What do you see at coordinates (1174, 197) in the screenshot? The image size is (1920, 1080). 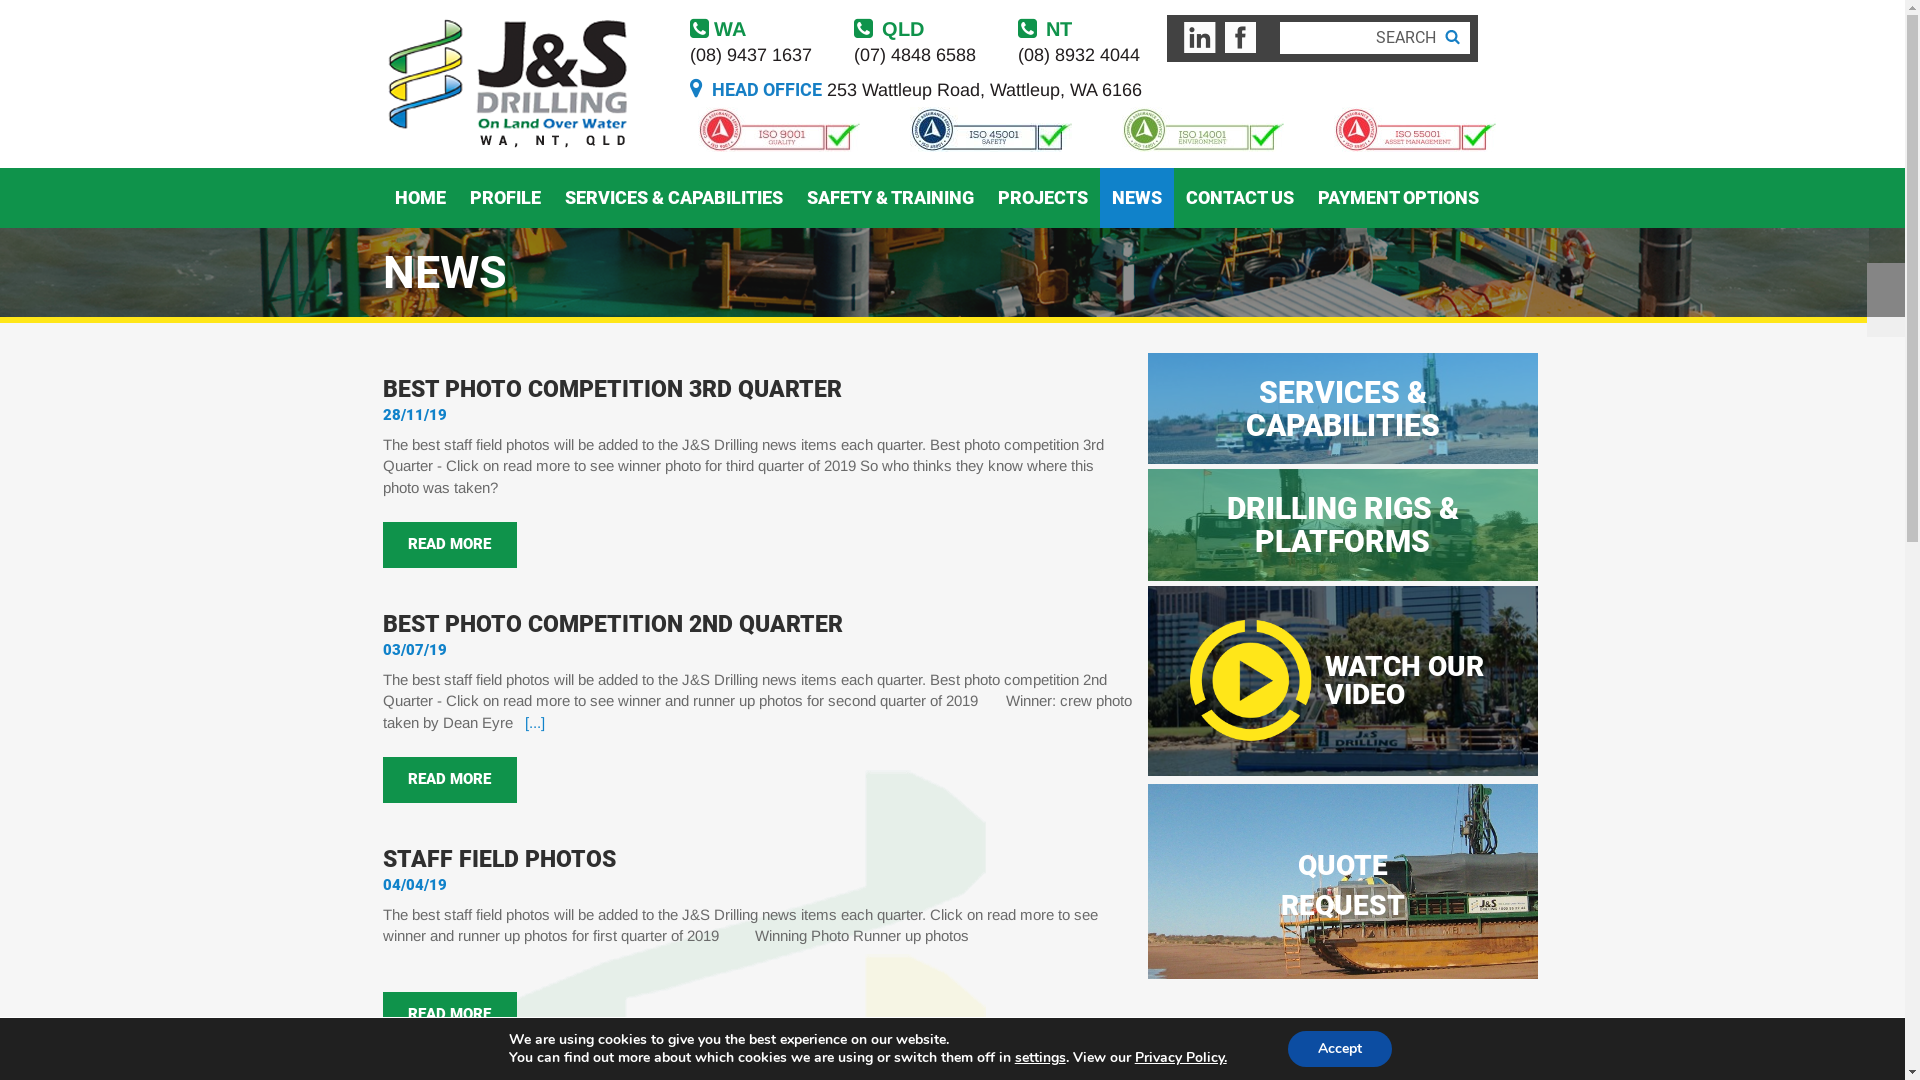 I see `'CONTACT US'` at bounding box center [1174, 197].